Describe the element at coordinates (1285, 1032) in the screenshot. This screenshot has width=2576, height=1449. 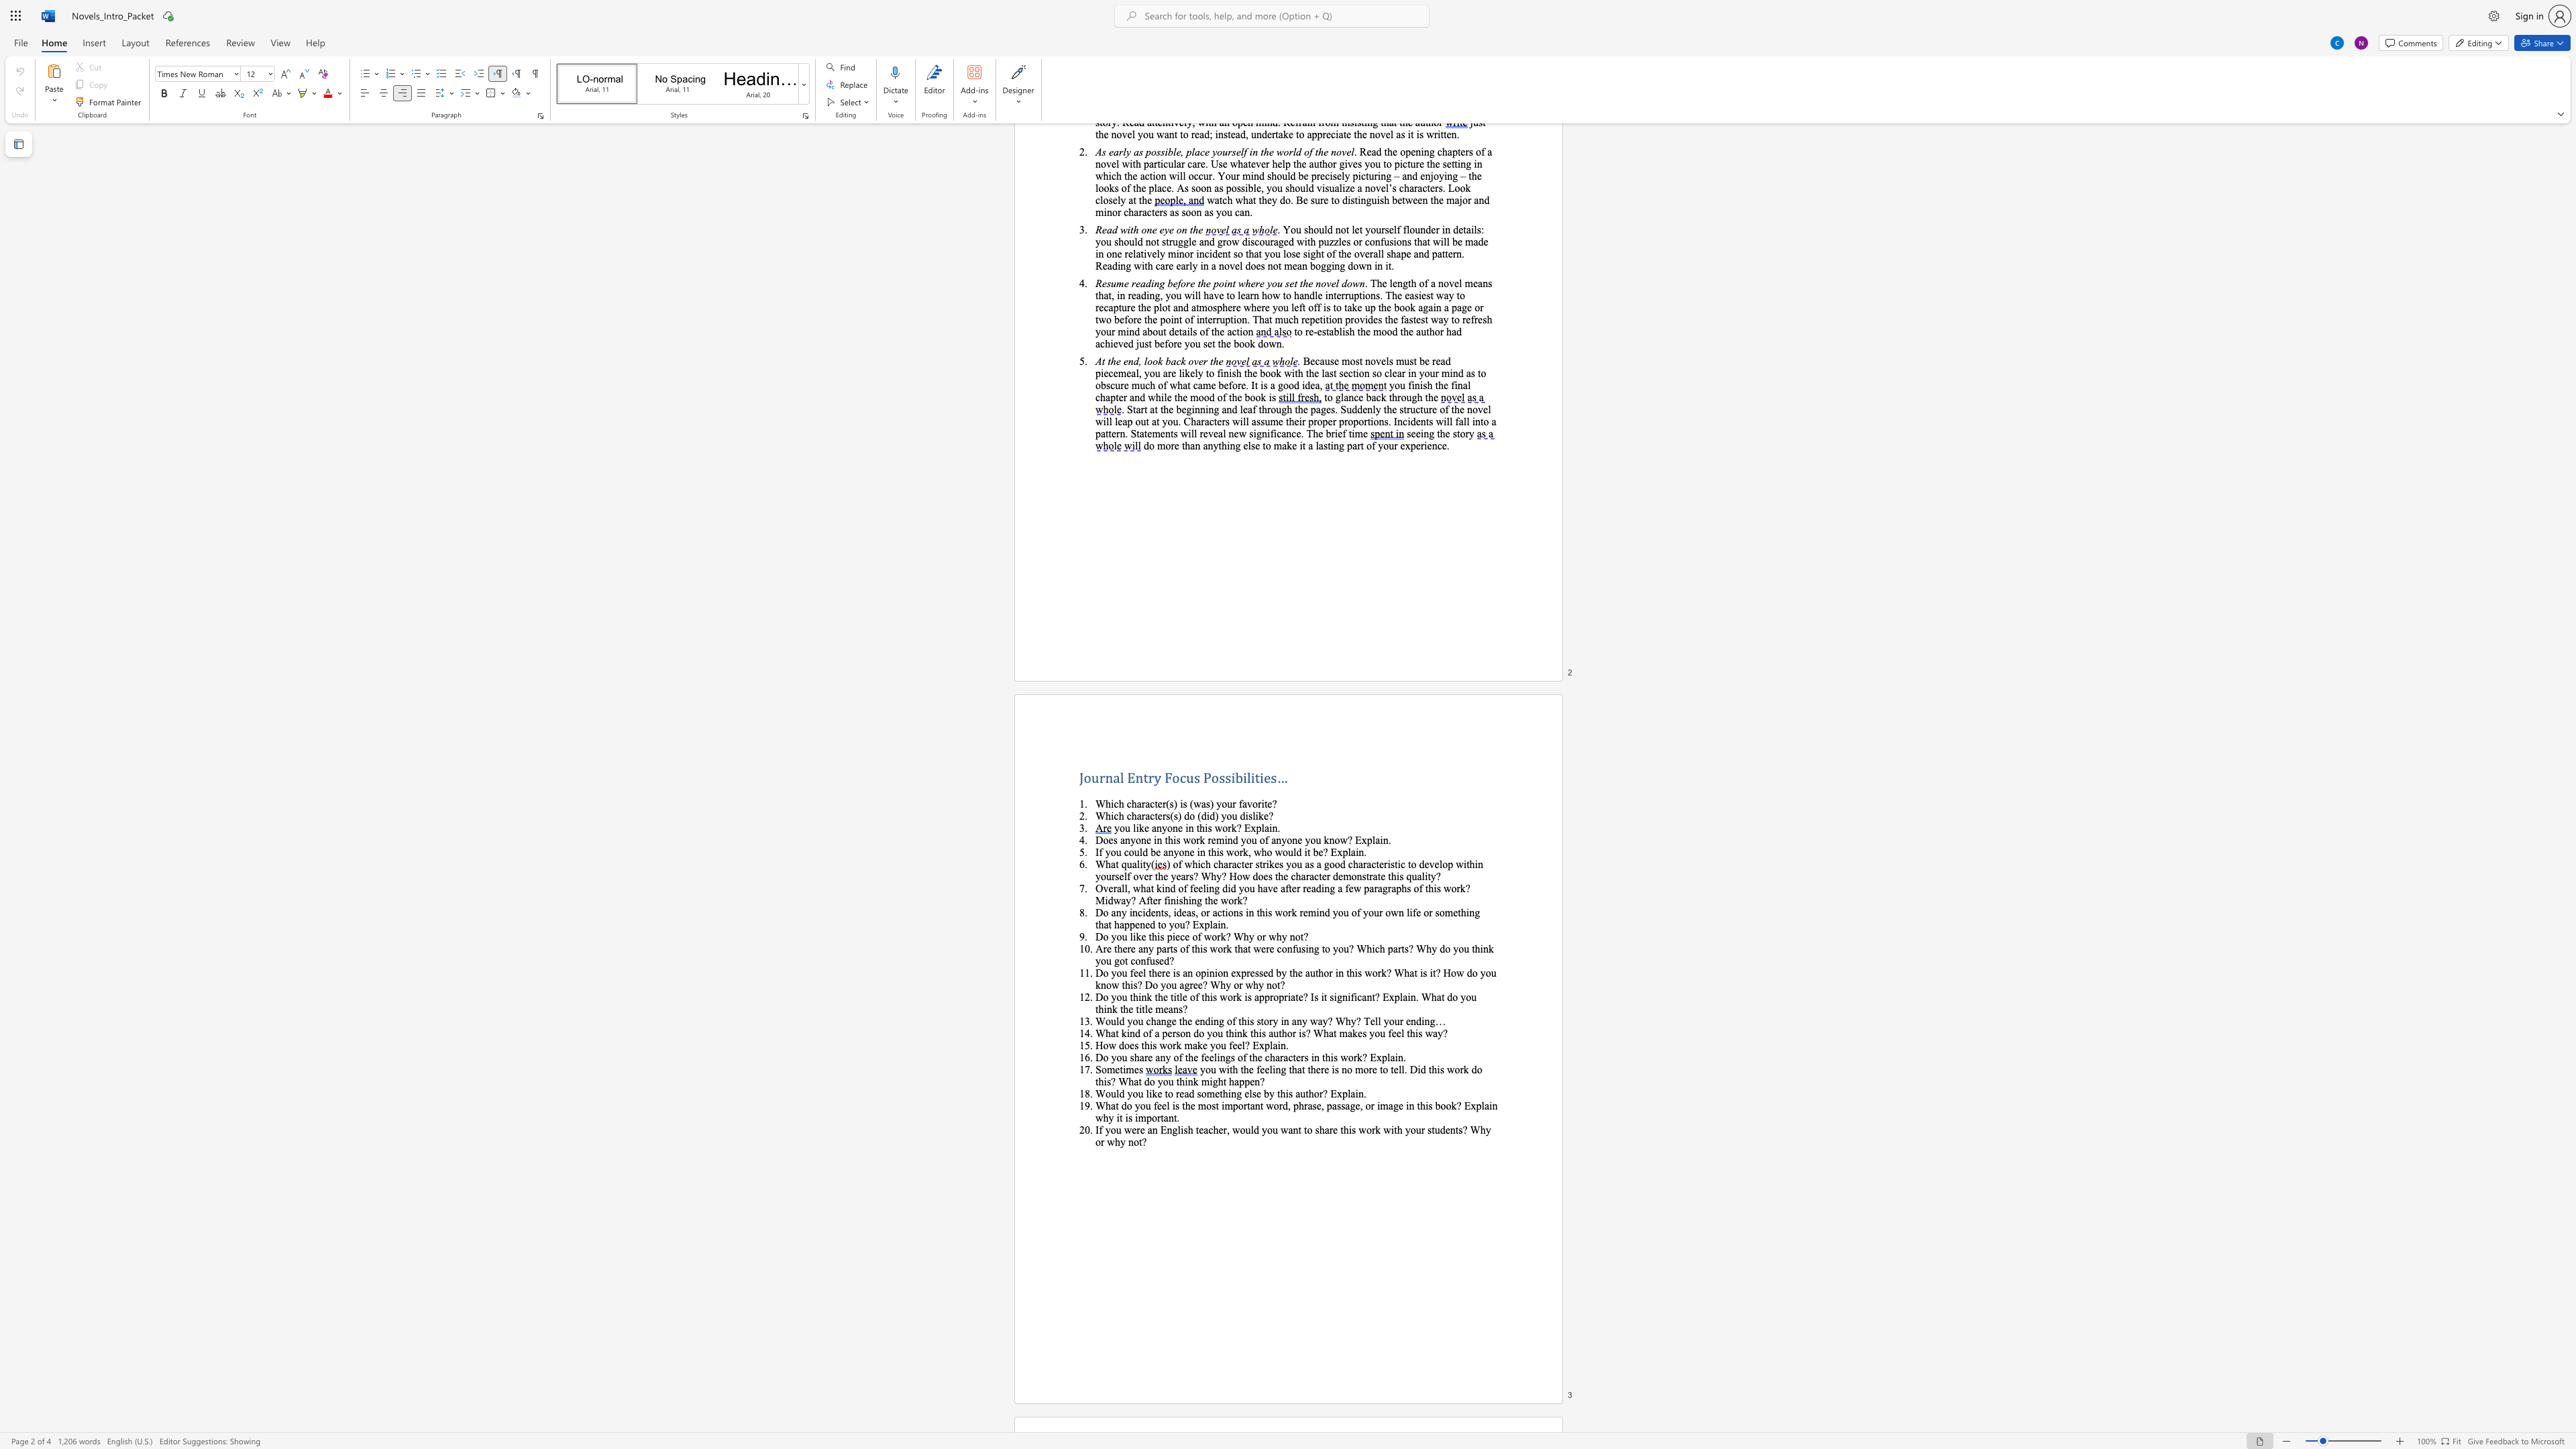
I see `the subset text "or is? What" within the text "What kind of a person do you think this author is? What makes you feel this way?"` at that location.